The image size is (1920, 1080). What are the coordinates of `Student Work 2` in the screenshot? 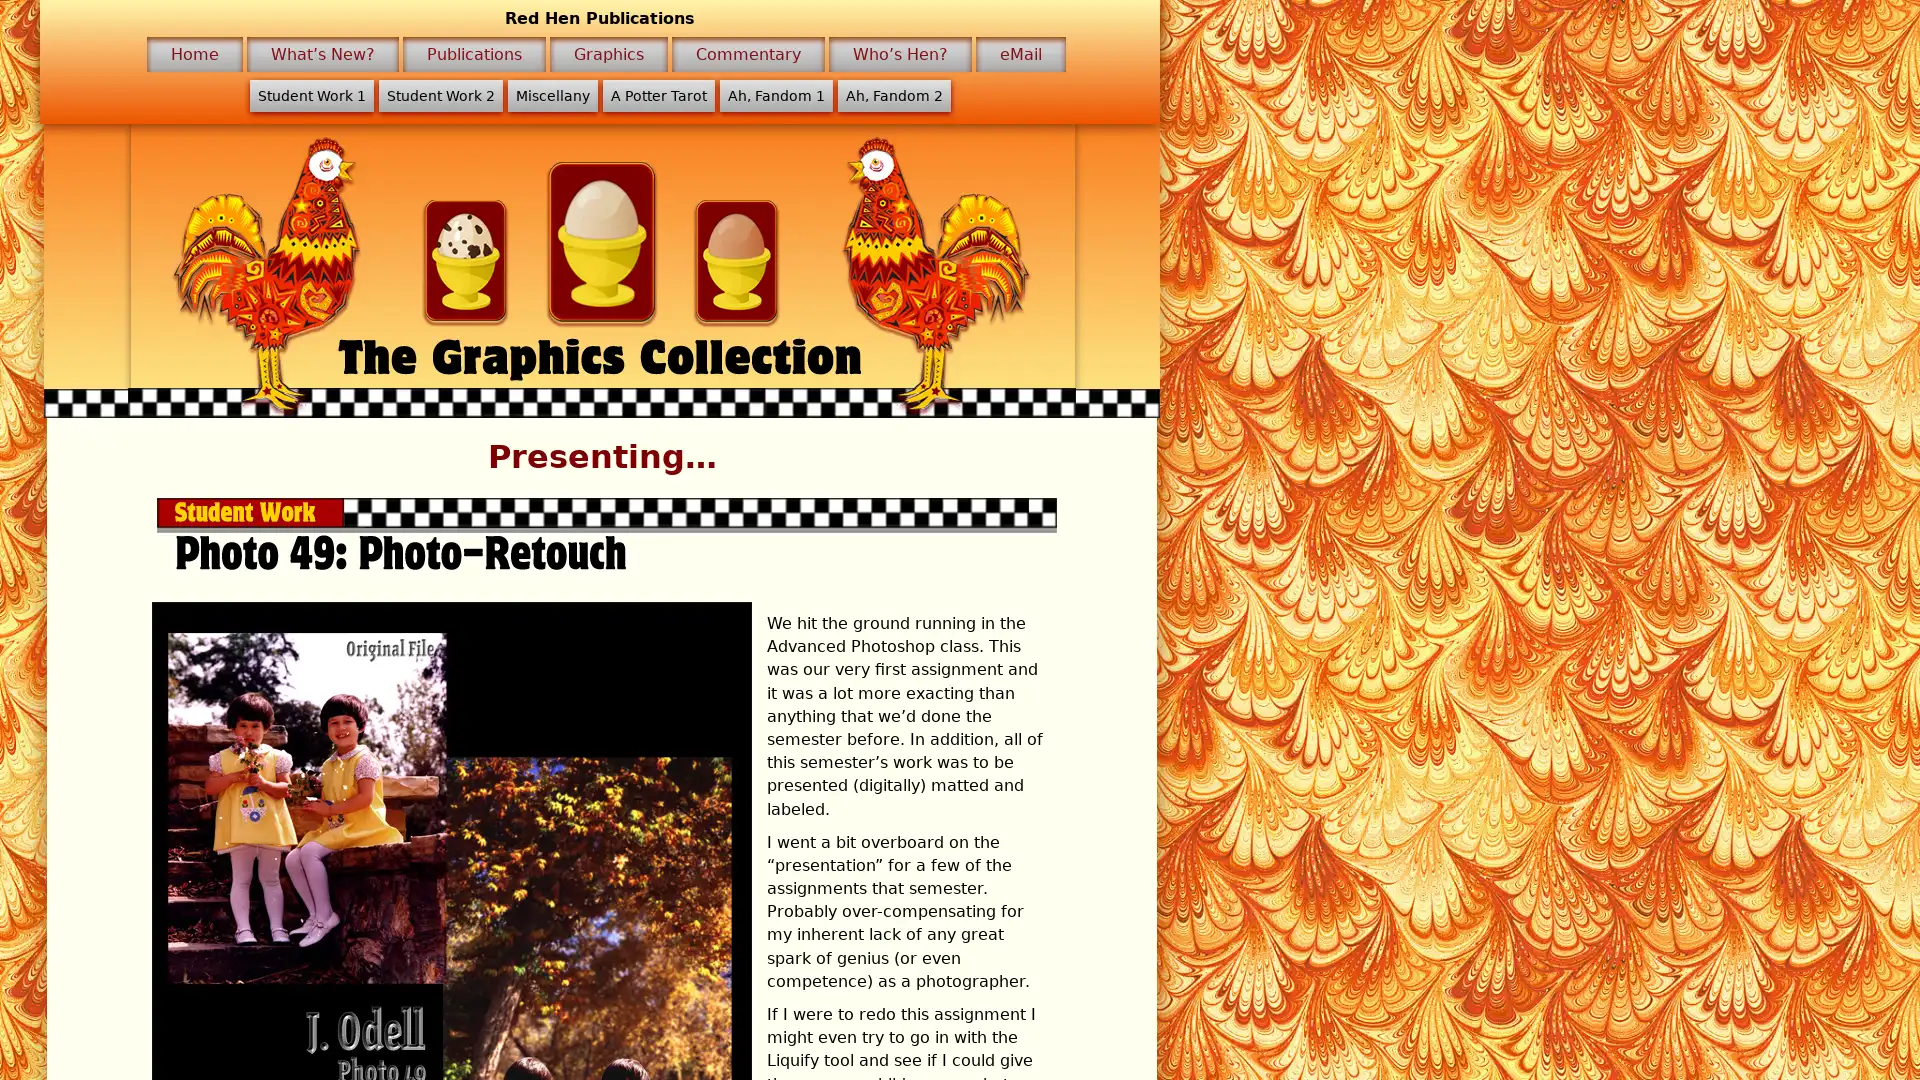 It's located at (439, 96).